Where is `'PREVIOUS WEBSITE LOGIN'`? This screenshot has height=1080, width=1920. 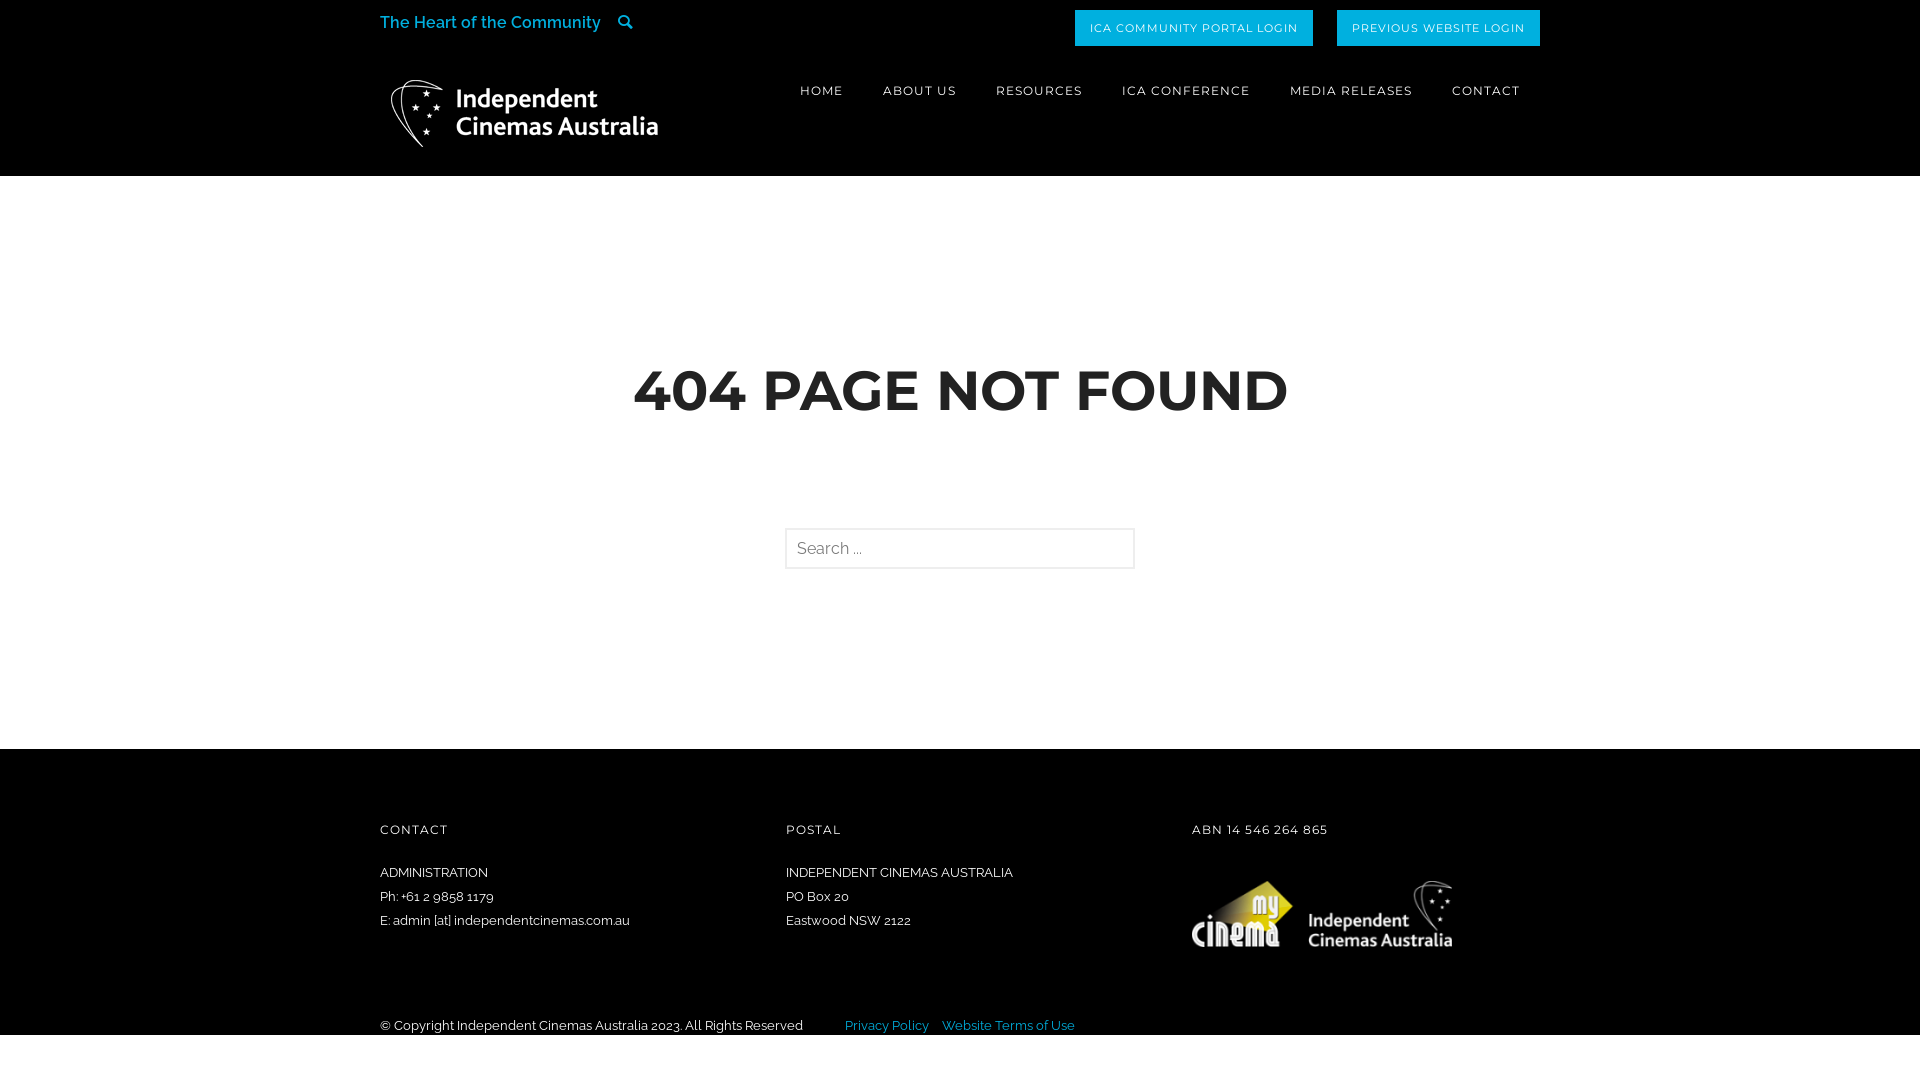 'PREVIOUS WEBSITE LOGIN' is located at coordinates (1437, 27).